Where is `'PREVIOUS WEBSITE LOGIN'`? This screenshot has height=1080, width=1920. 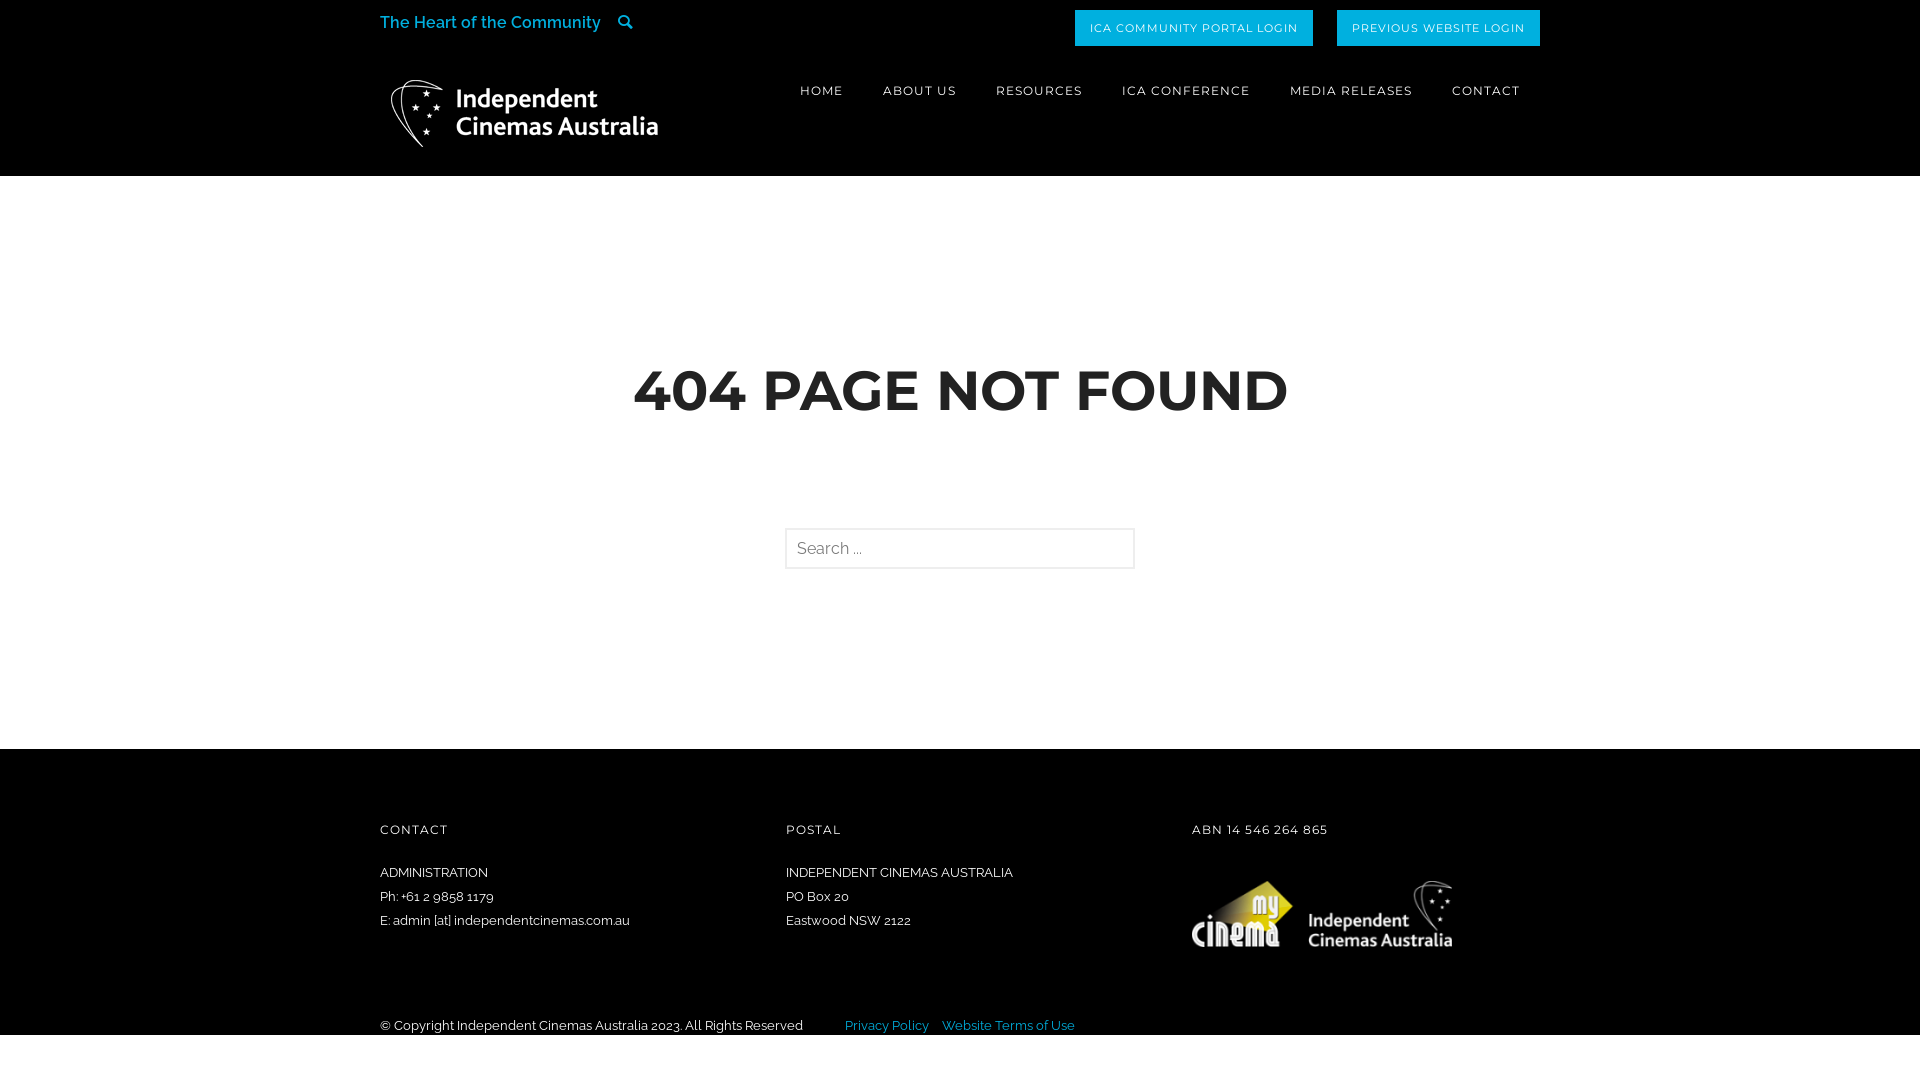 'PREVIOUS WEBSITE LOGIN' is located at coordinates (1437, 27).